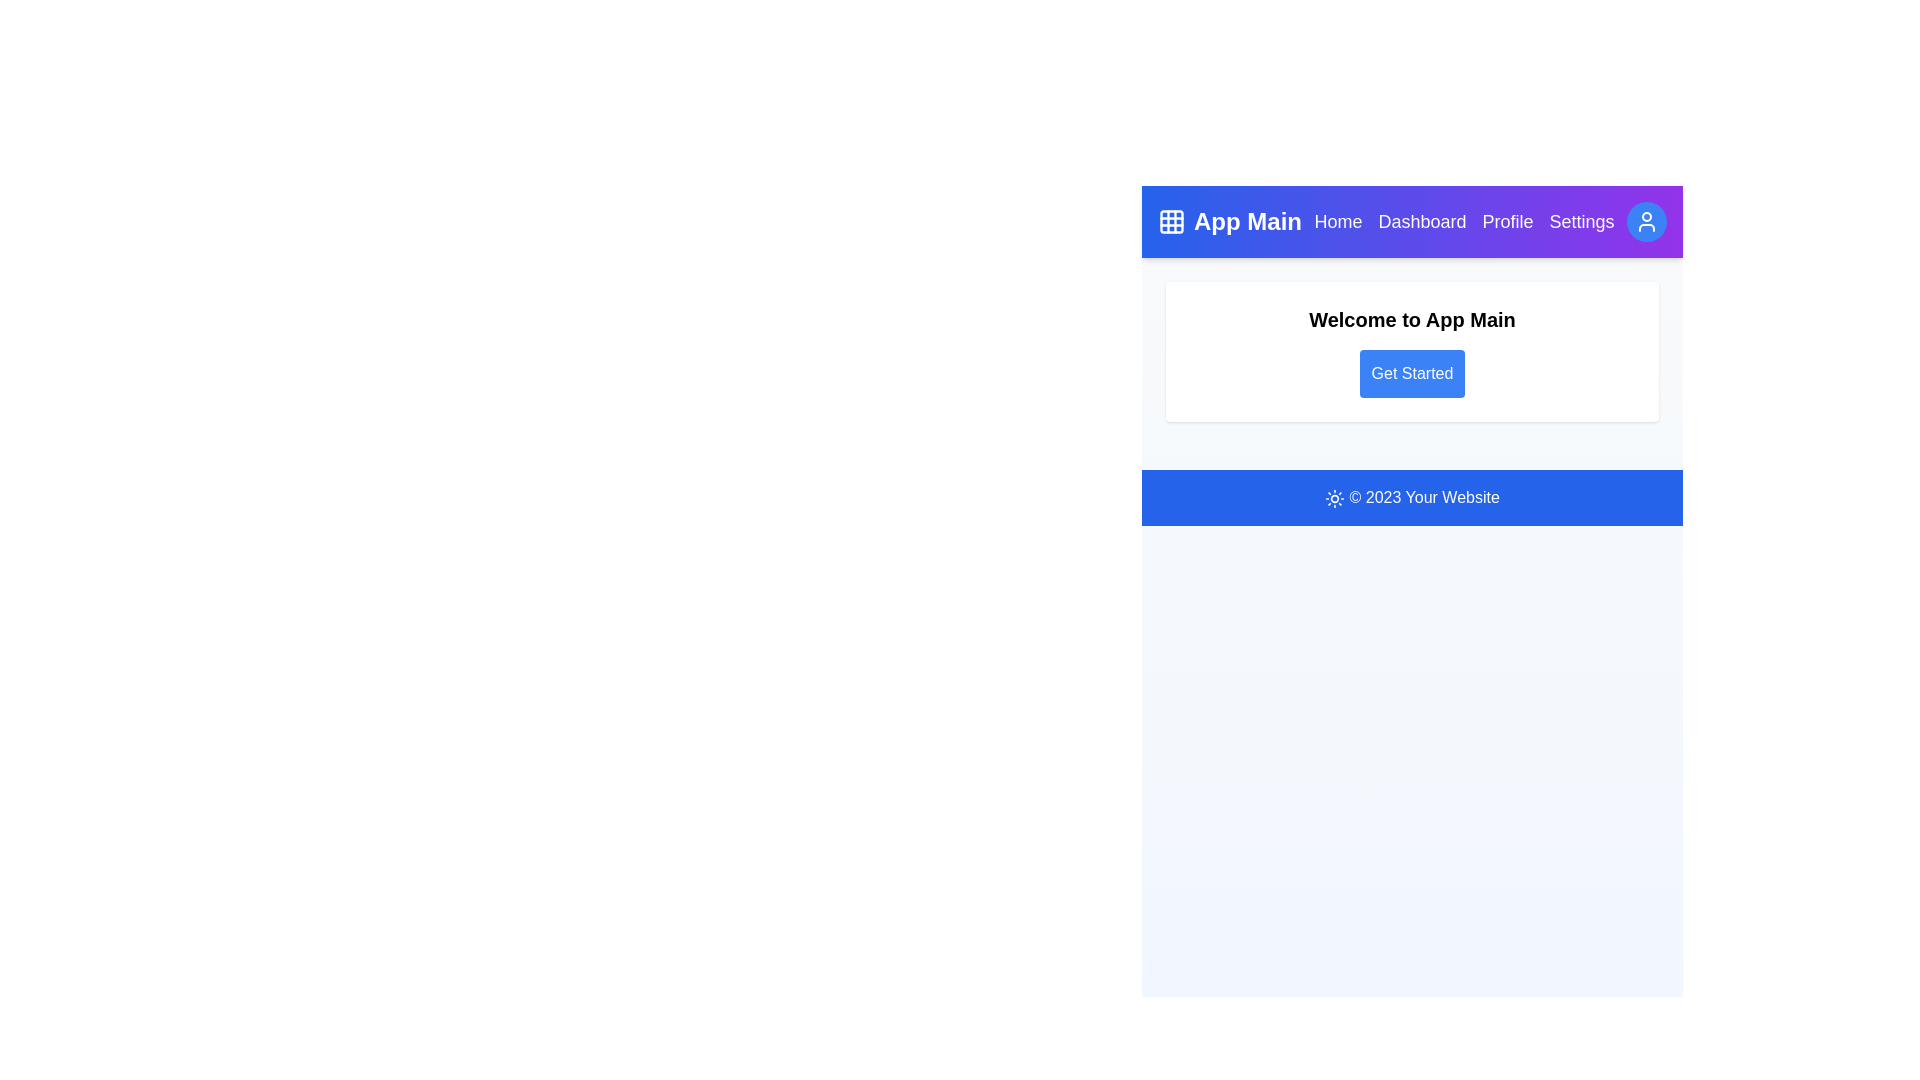  Describe the element at coordinates (1581, 222) in the screenshot. I see `the navigation link labeled Settings to navigate to the corresponding section` at that location.